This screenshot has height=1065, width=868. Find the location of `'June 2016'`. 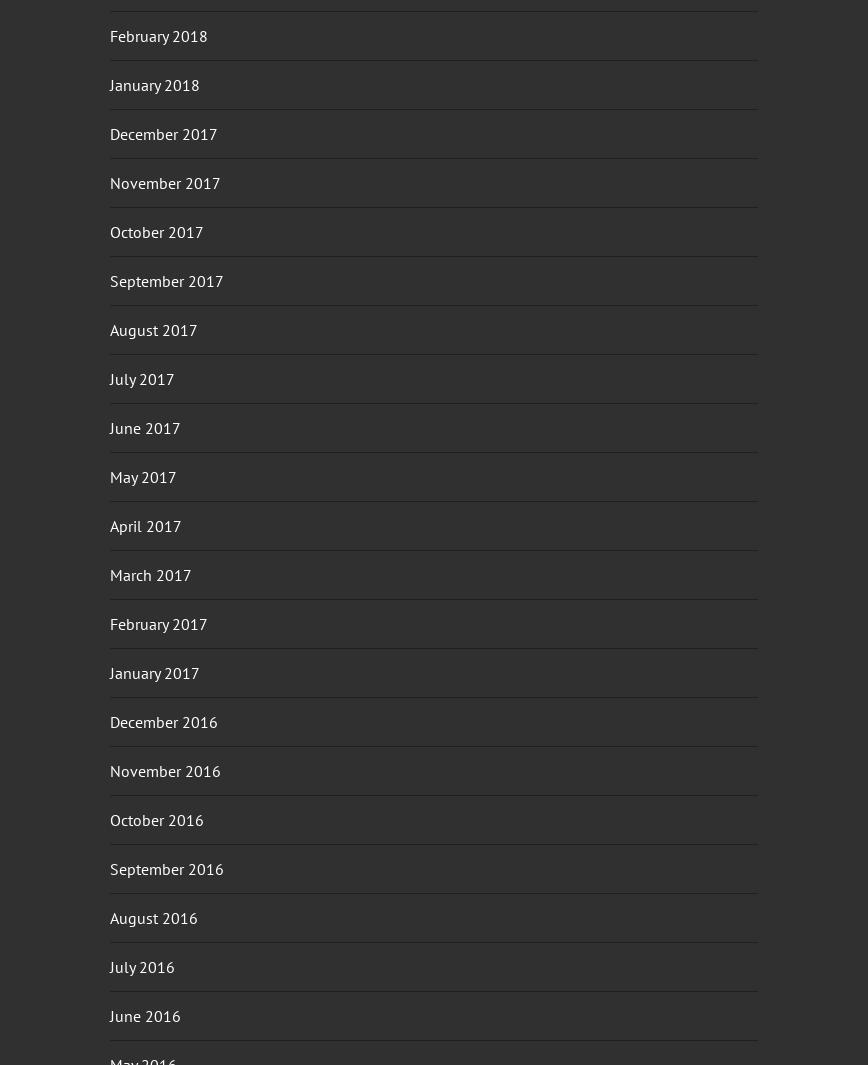

'June 2016' is located at coordinates (145, 1015).